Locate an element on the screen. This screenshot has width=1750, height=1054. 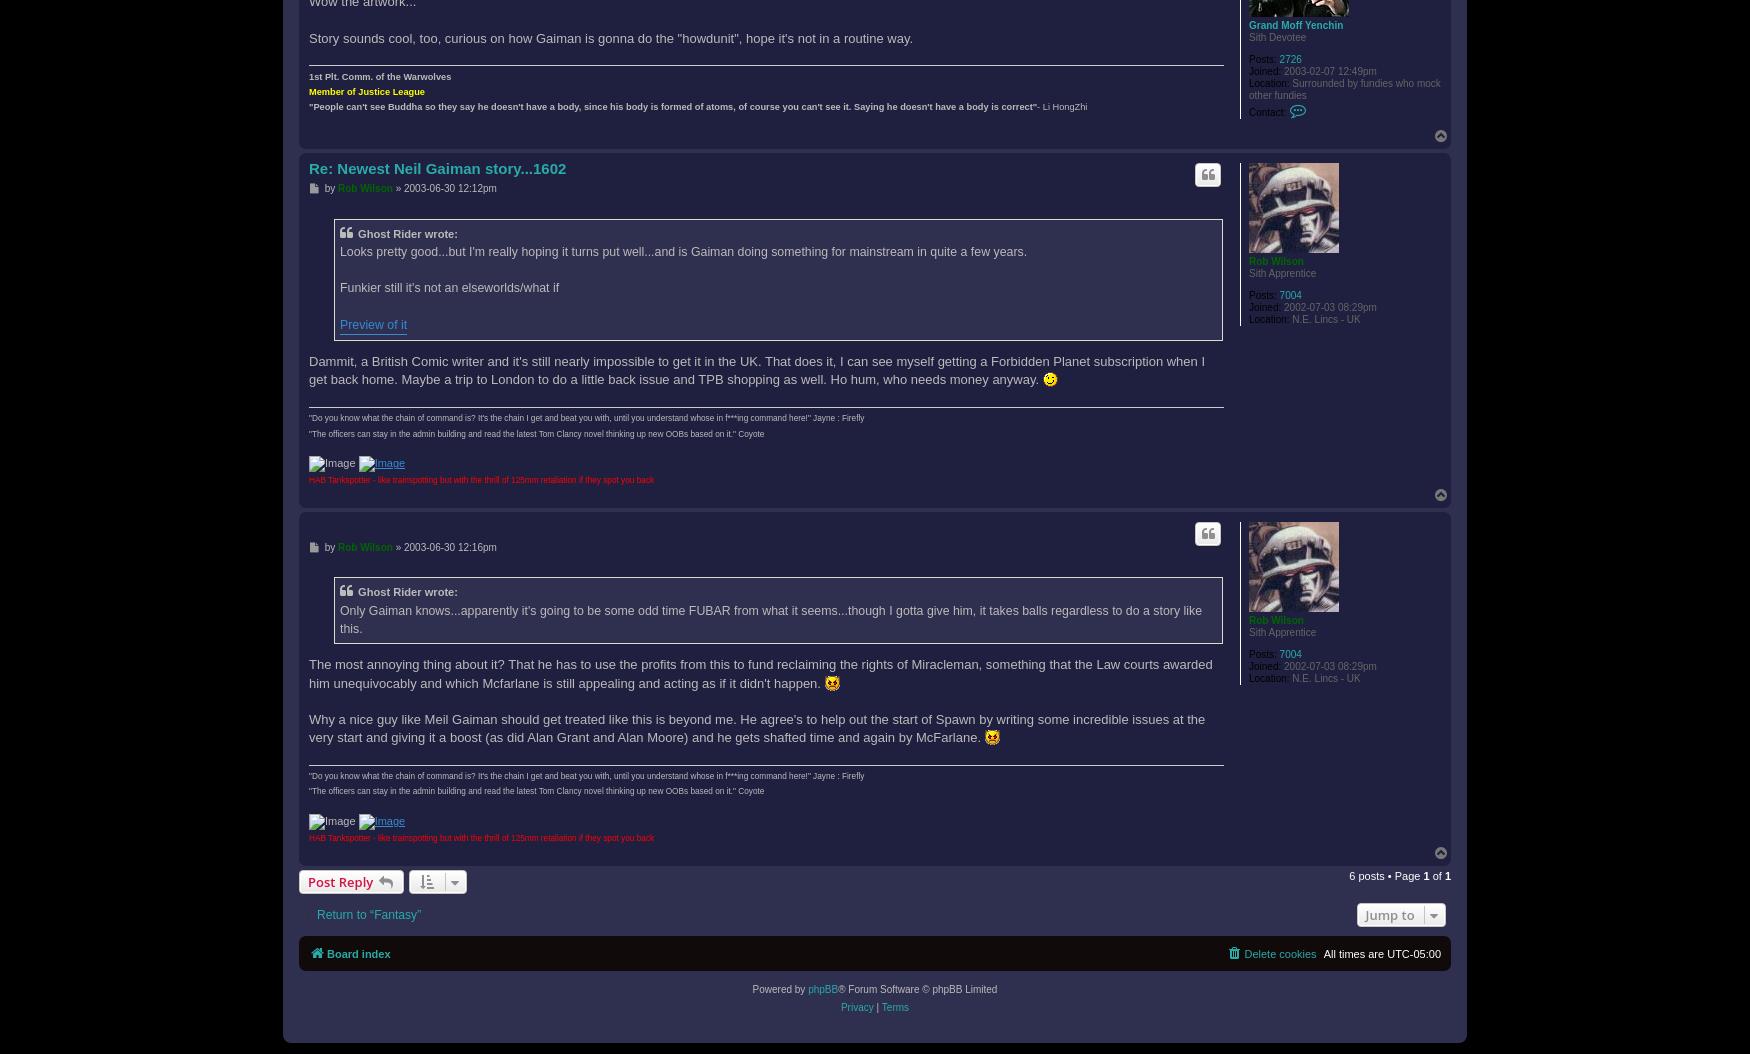
'Funkier still it's not an elseworlds/what if' is located at coordinates (340, 286).